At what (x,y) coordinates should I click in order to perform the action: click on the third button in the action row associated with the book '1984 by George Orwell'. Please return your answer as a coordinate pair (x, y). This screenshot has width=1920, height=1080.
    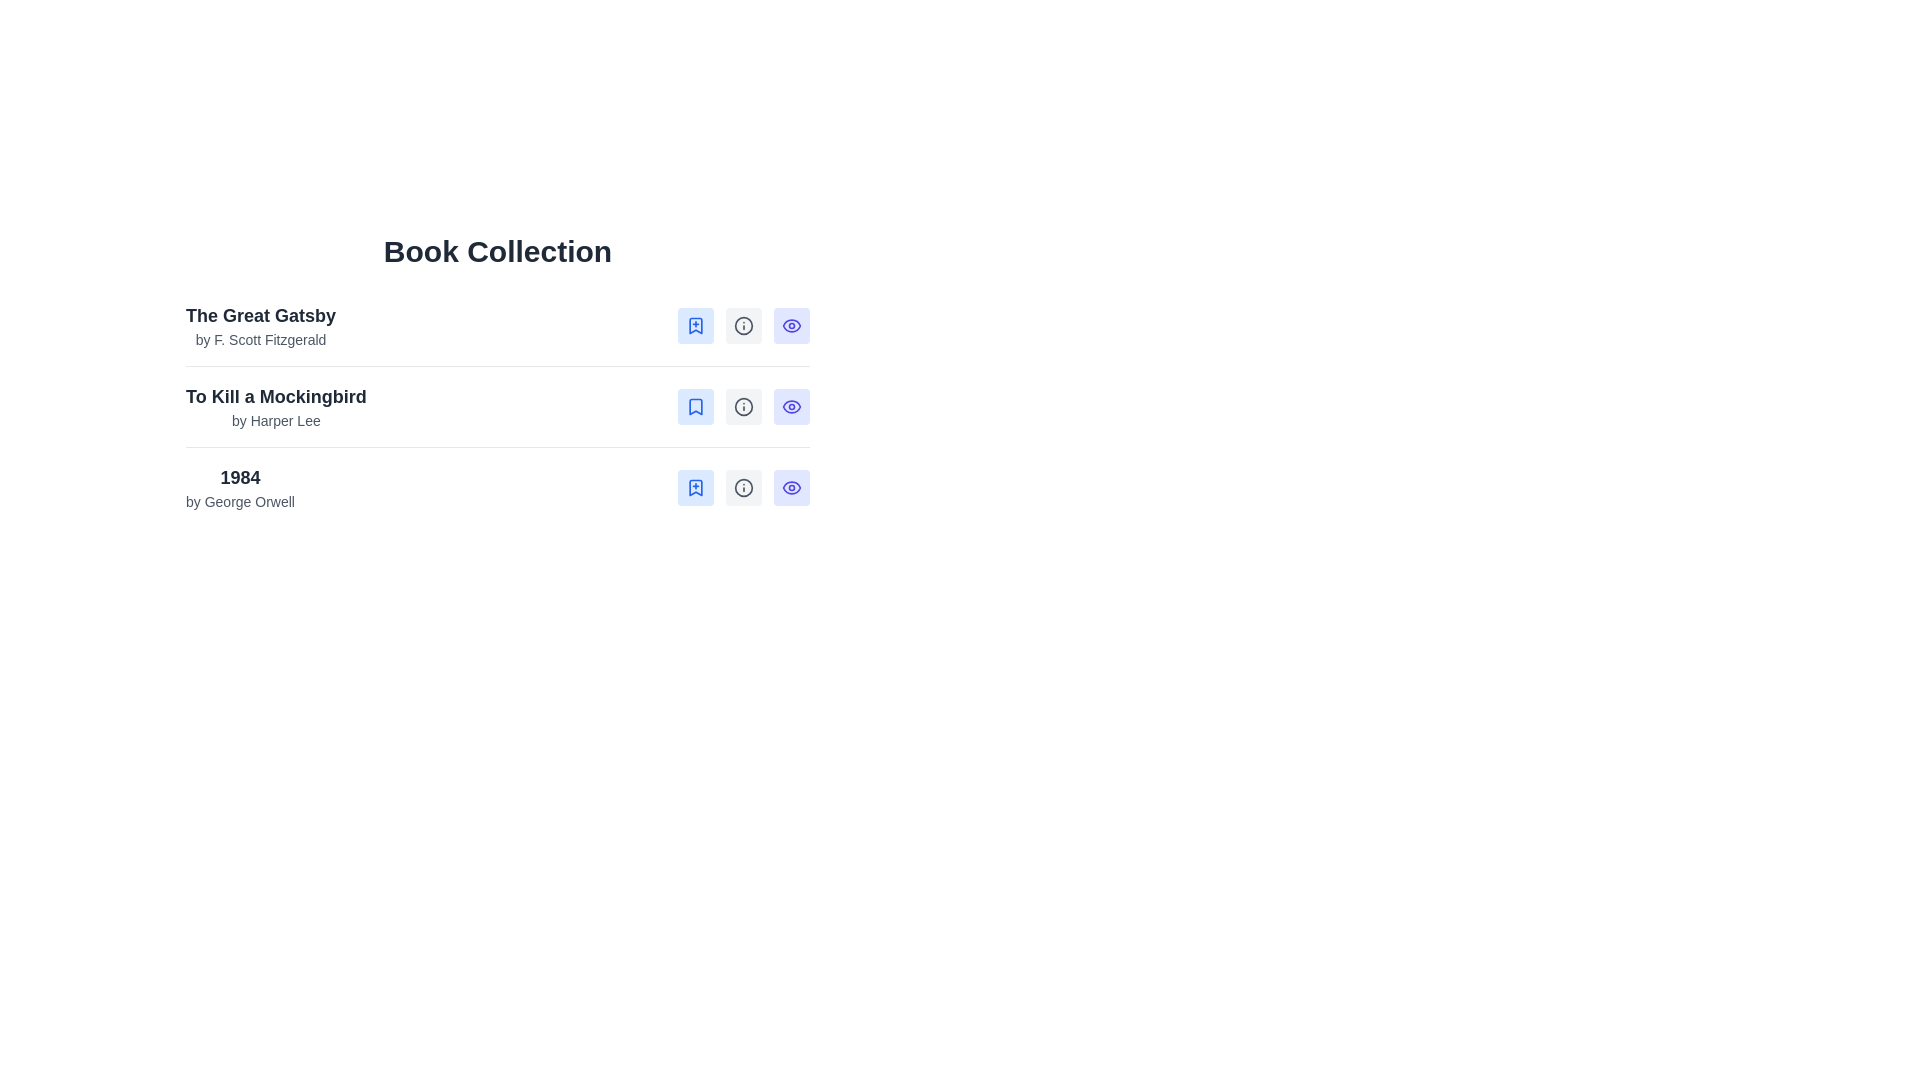
    Looking at the image, I should click on (791, 406).